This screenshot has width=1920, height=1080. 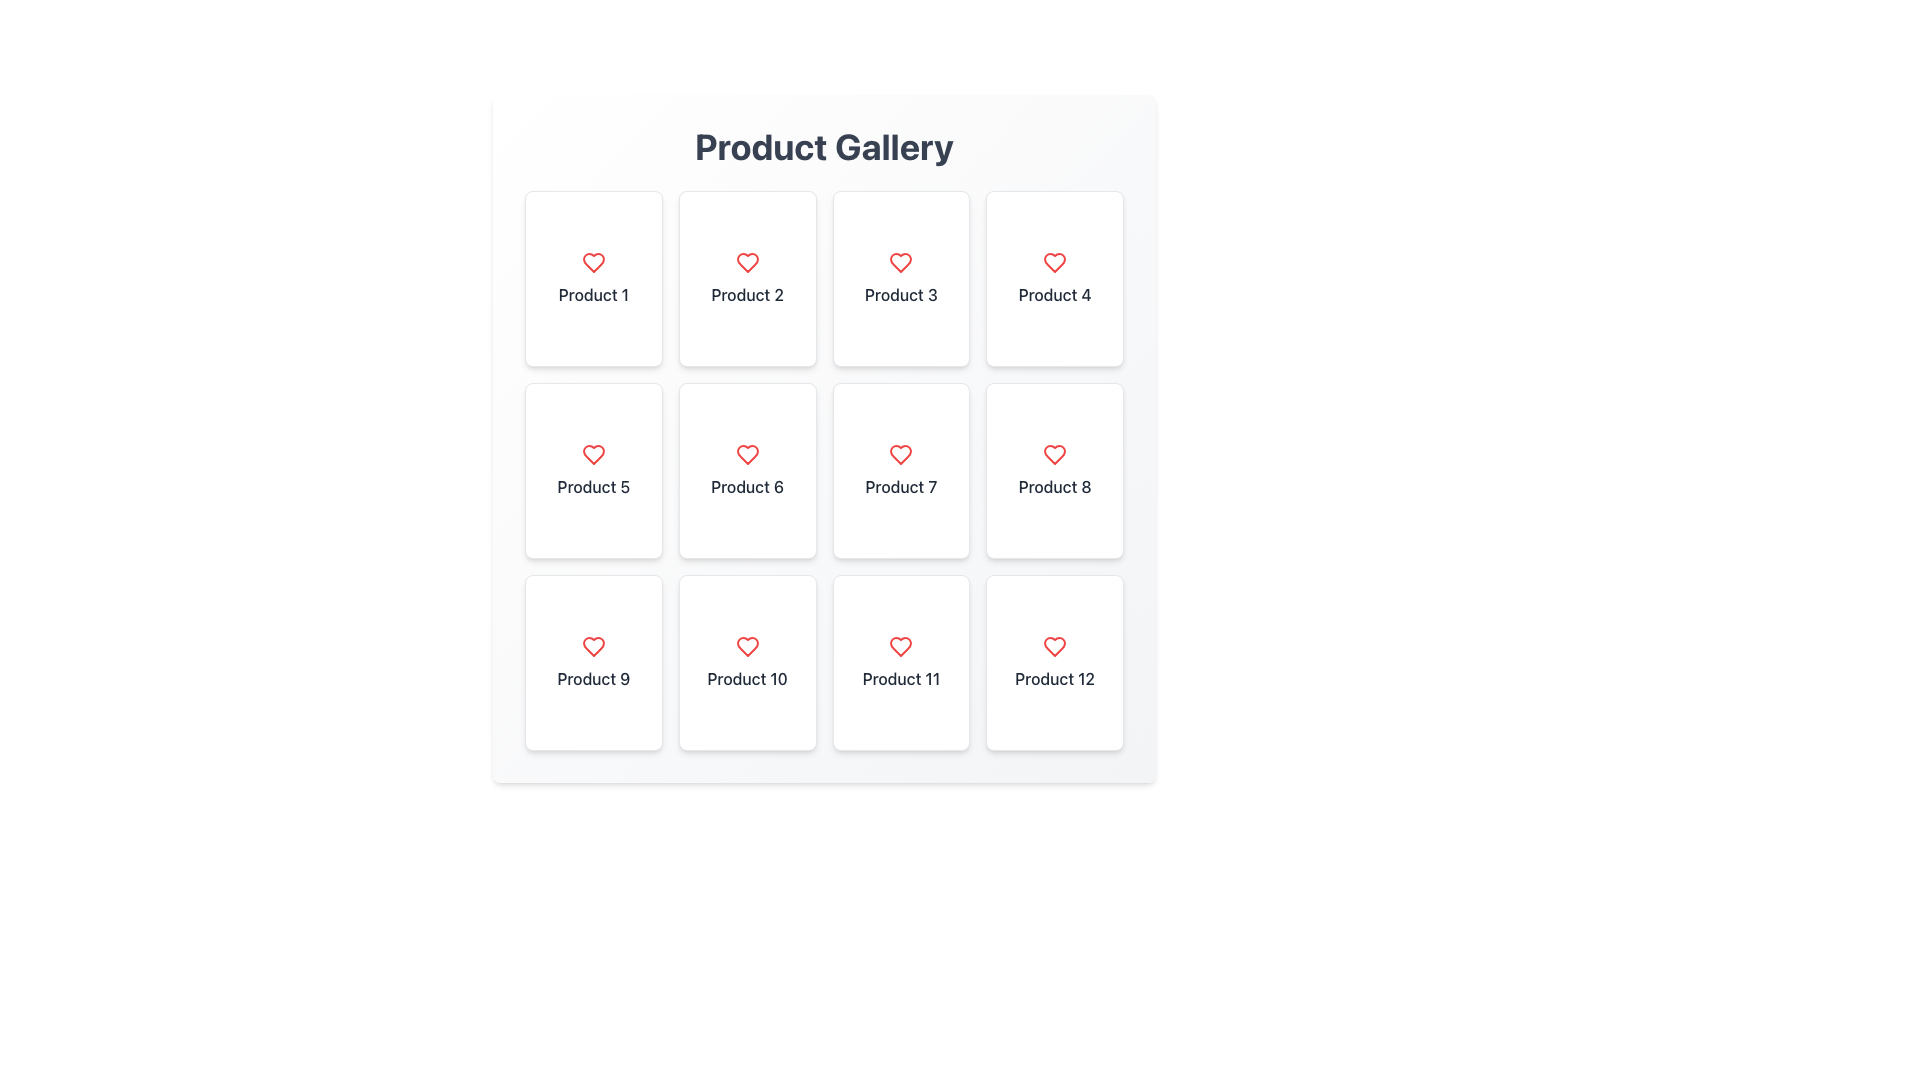 I want to click on the static text label displaying 'Product 1', which is styled in dark gray on a white background, located in the first product card of the grid layout, so click(x=592, y=294).